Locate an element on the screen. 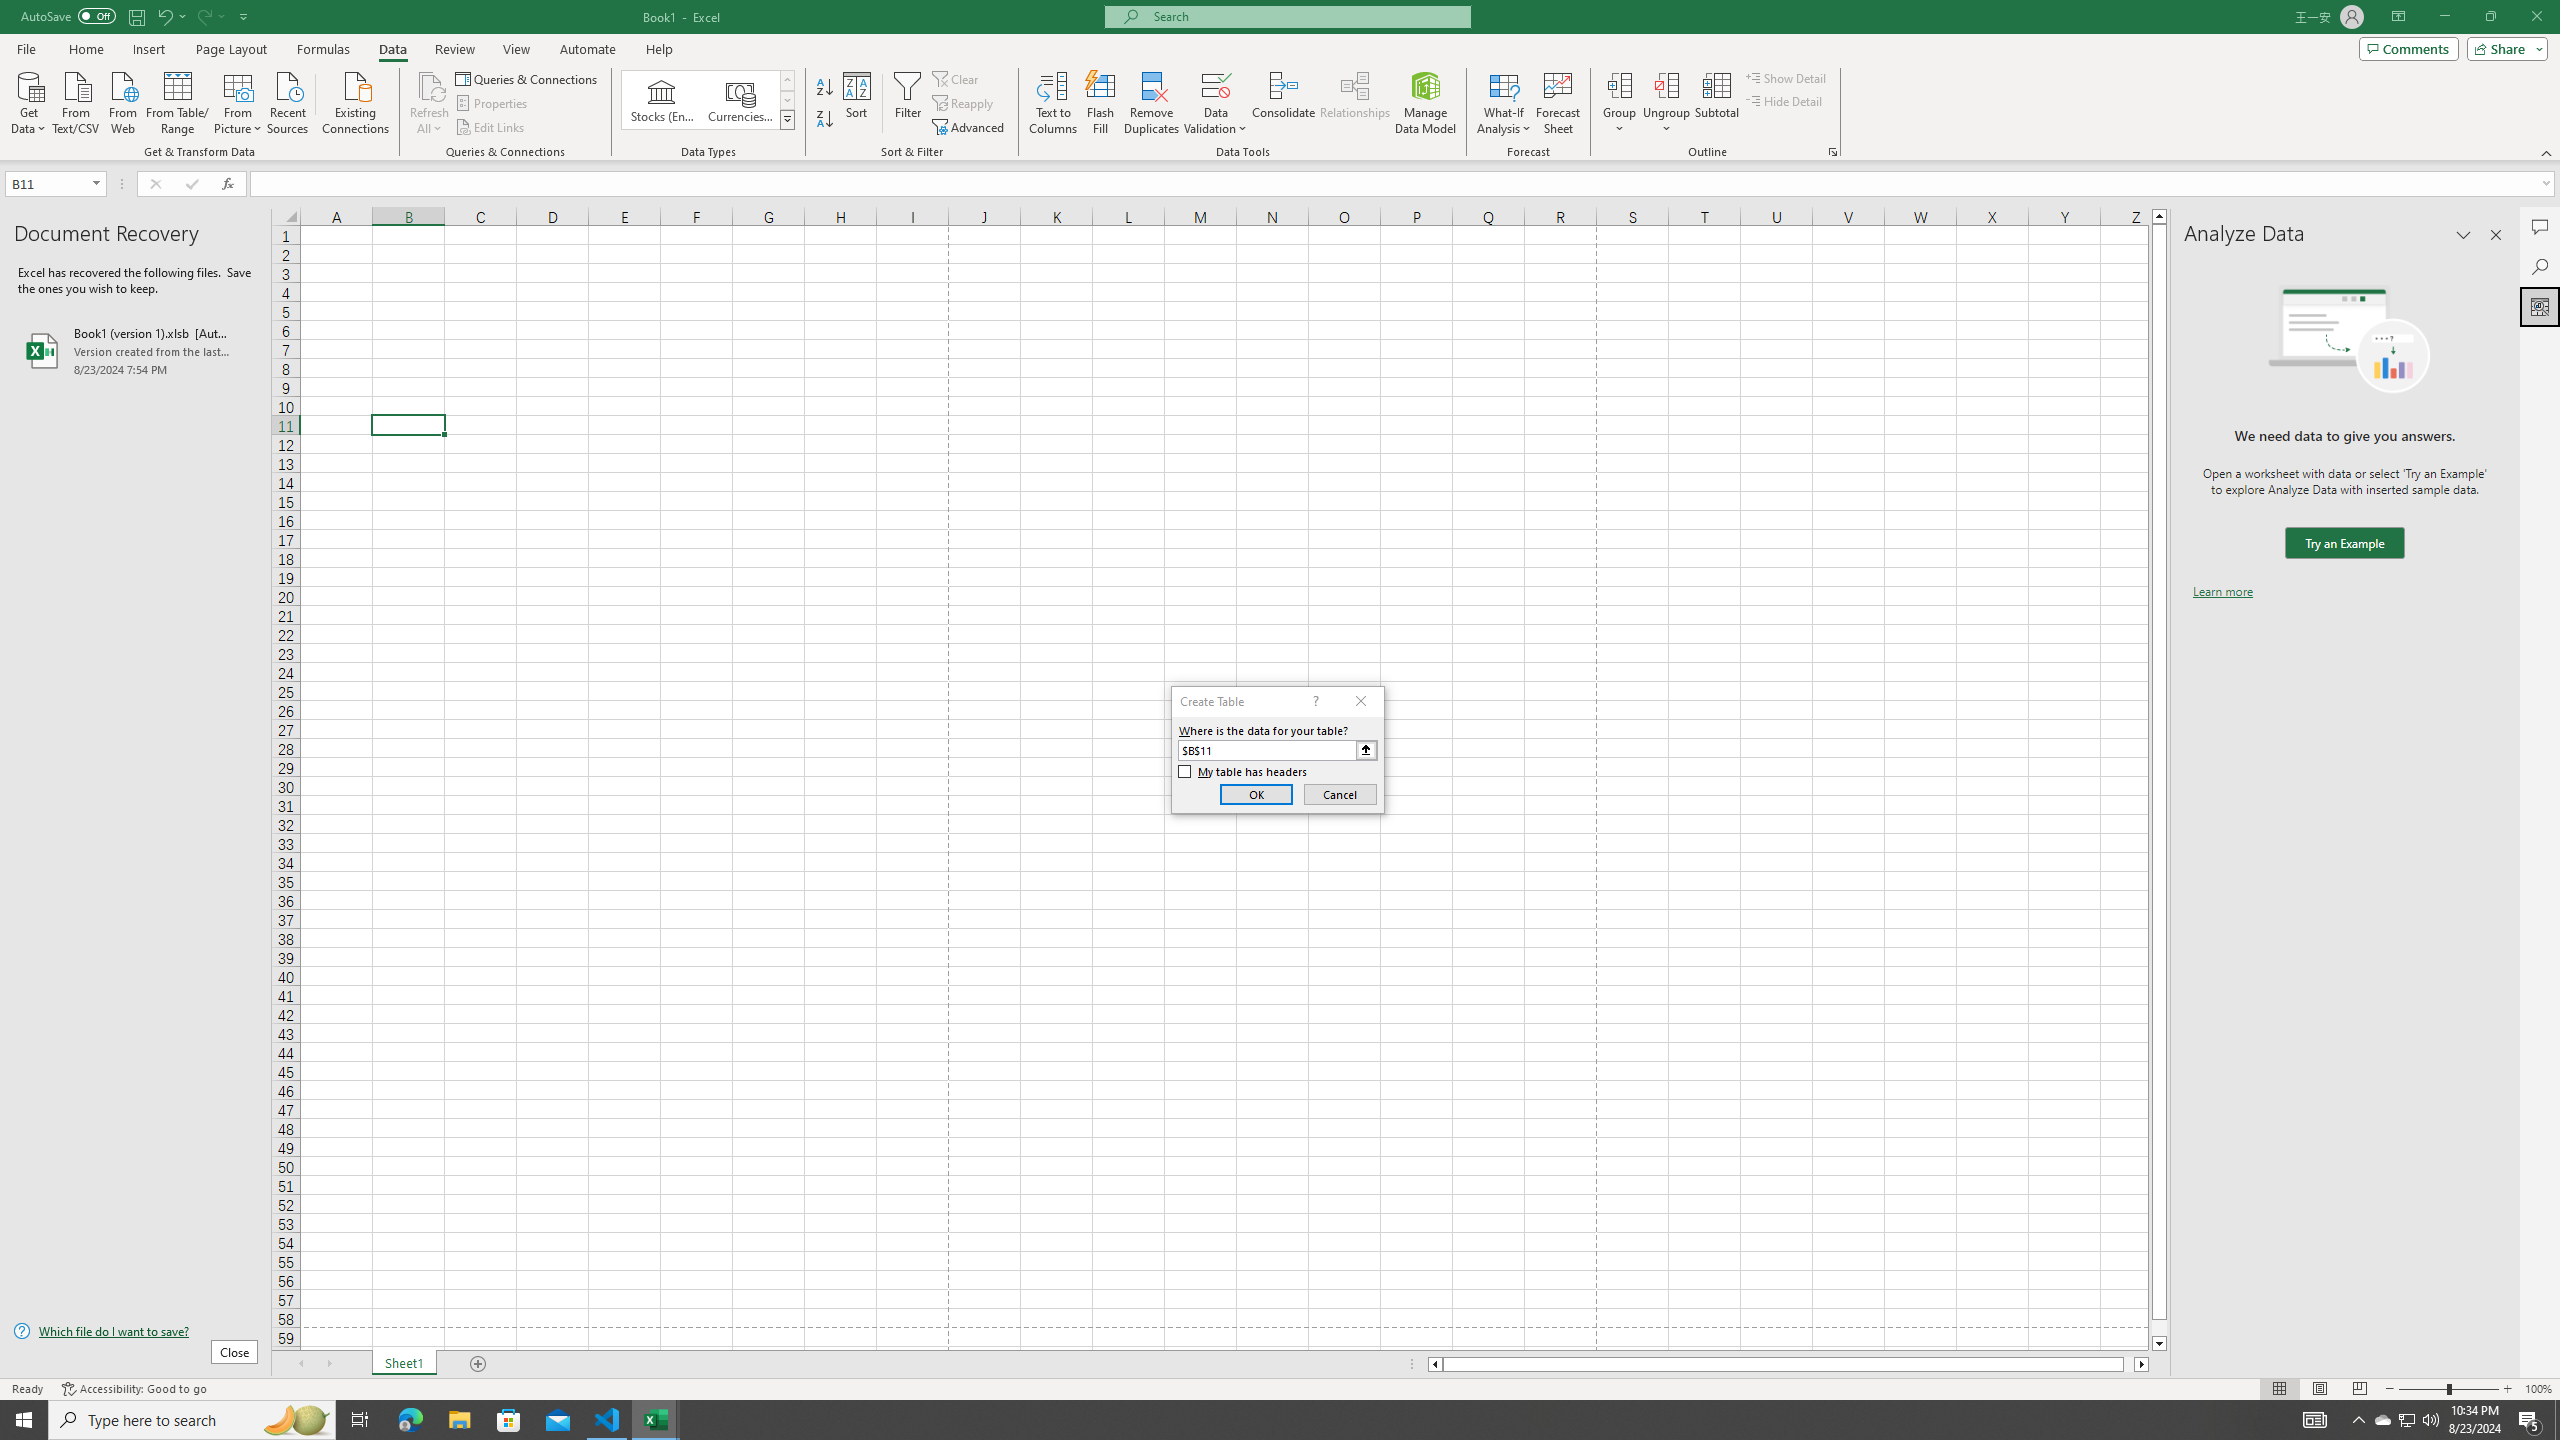 The width and height of the screenshot is (2560, 1440). 'Queries & Connections' is located at coordinates (527, 78).